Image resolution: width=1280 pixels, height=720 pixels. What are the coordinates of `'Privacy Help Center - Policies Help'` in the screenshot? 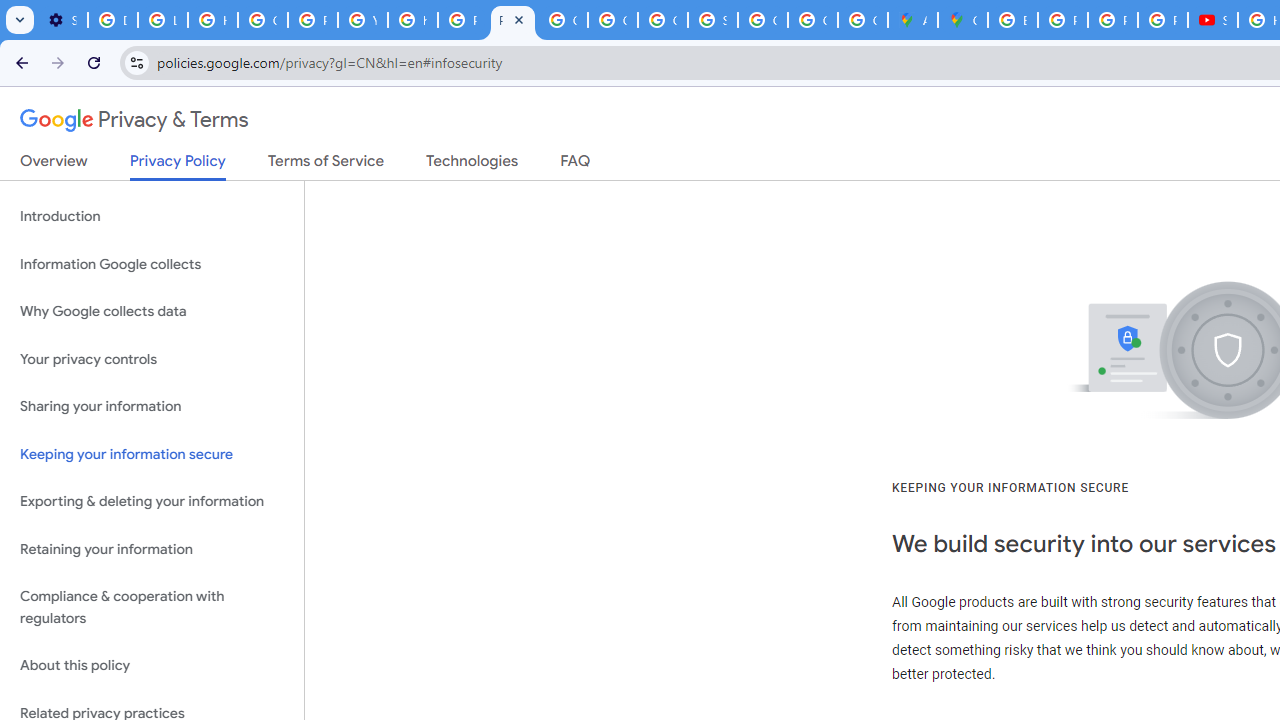 It's located at (1111, 20).